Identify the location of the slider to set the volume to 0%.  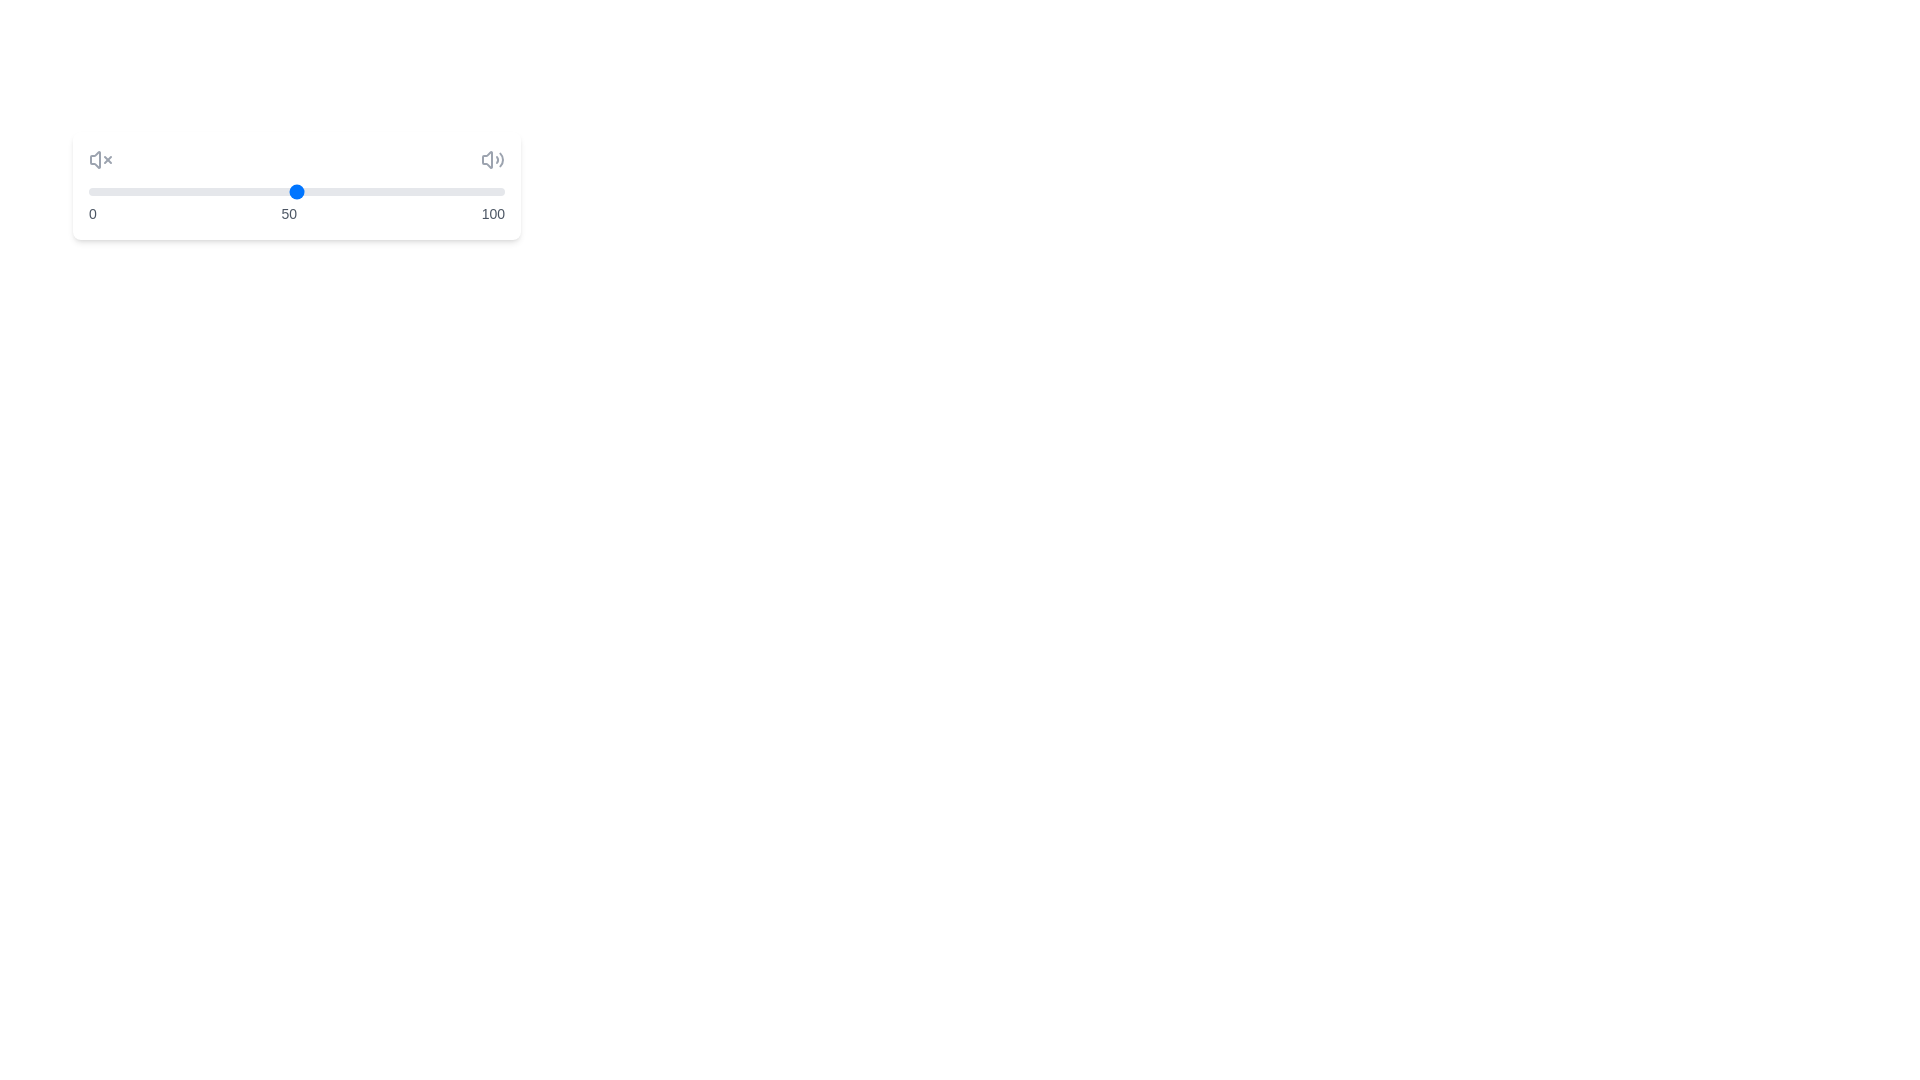
(88, 192).